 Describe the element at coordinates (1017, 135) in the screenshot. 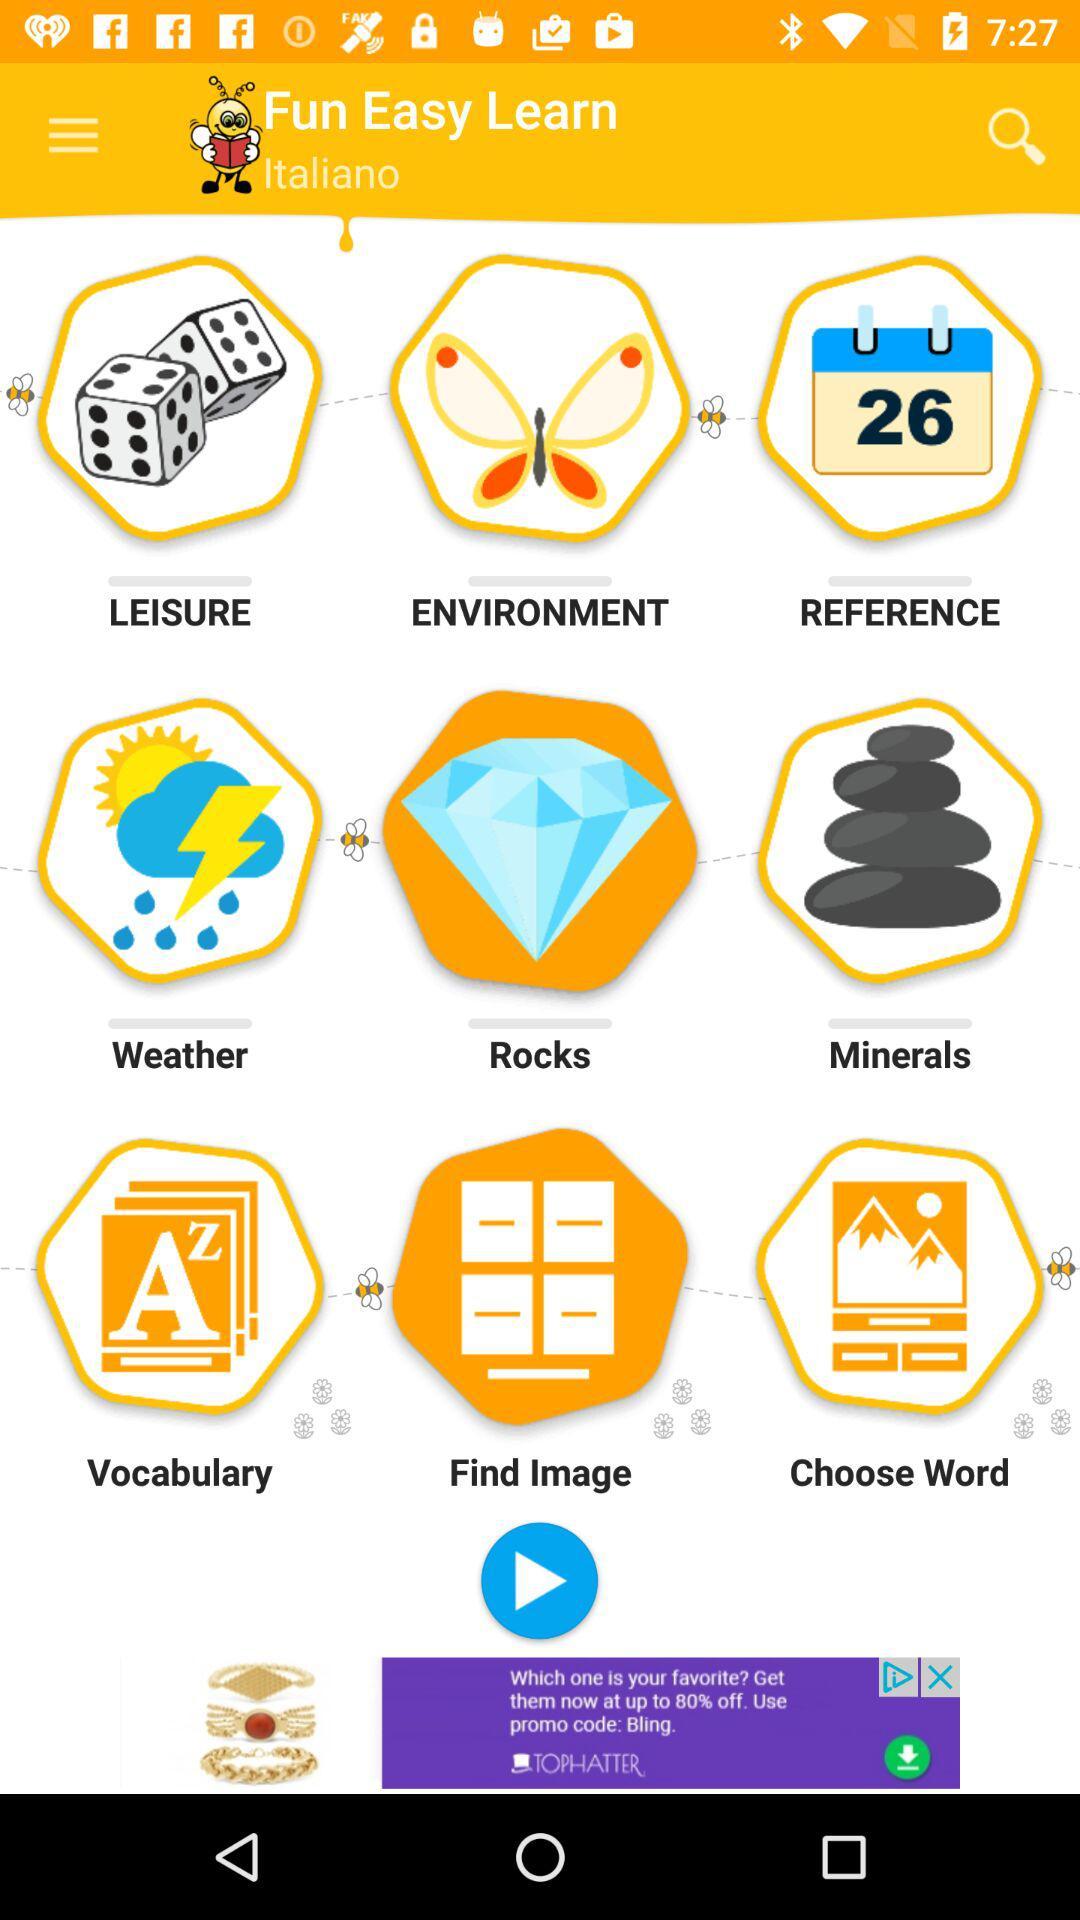

I see `the icon next to the fun easy learn item` at that location.